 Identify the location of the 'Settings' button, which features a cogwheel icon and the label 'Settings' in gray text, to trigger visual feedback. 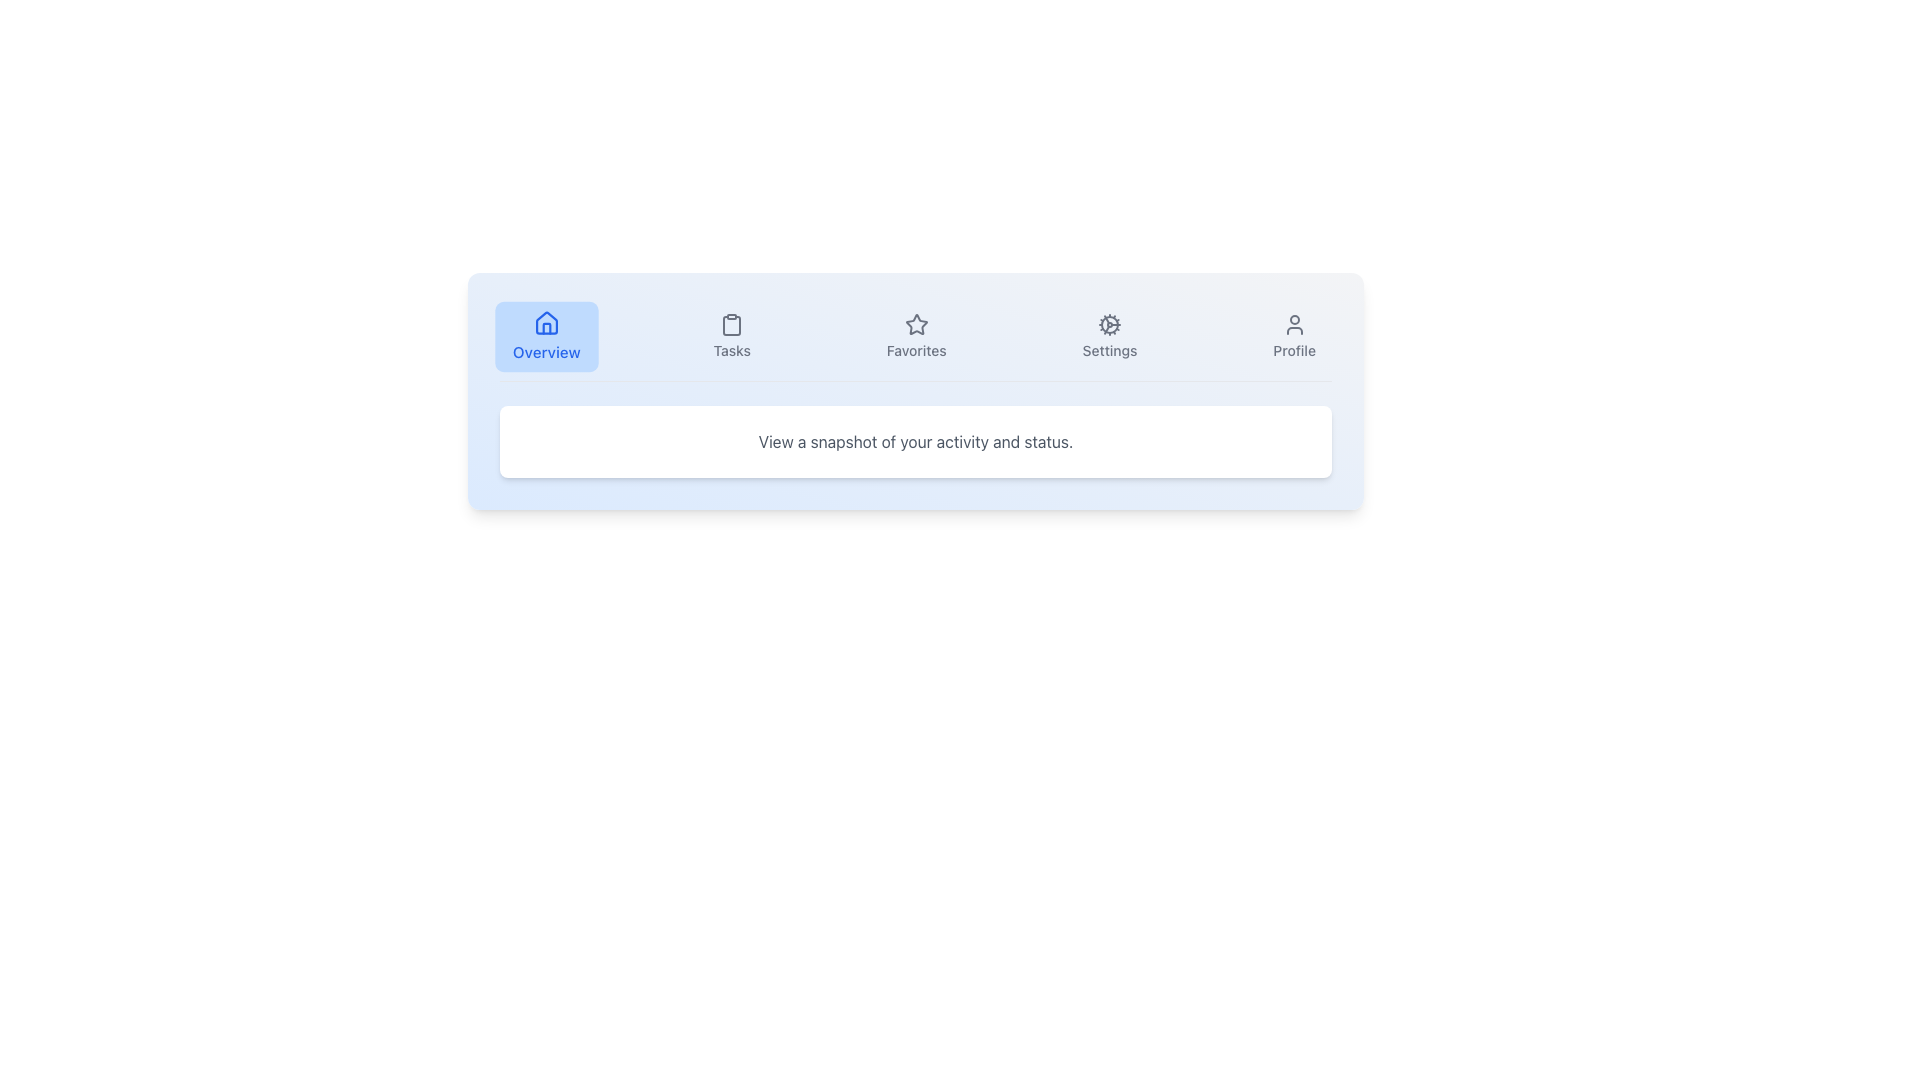
(1109, 335).